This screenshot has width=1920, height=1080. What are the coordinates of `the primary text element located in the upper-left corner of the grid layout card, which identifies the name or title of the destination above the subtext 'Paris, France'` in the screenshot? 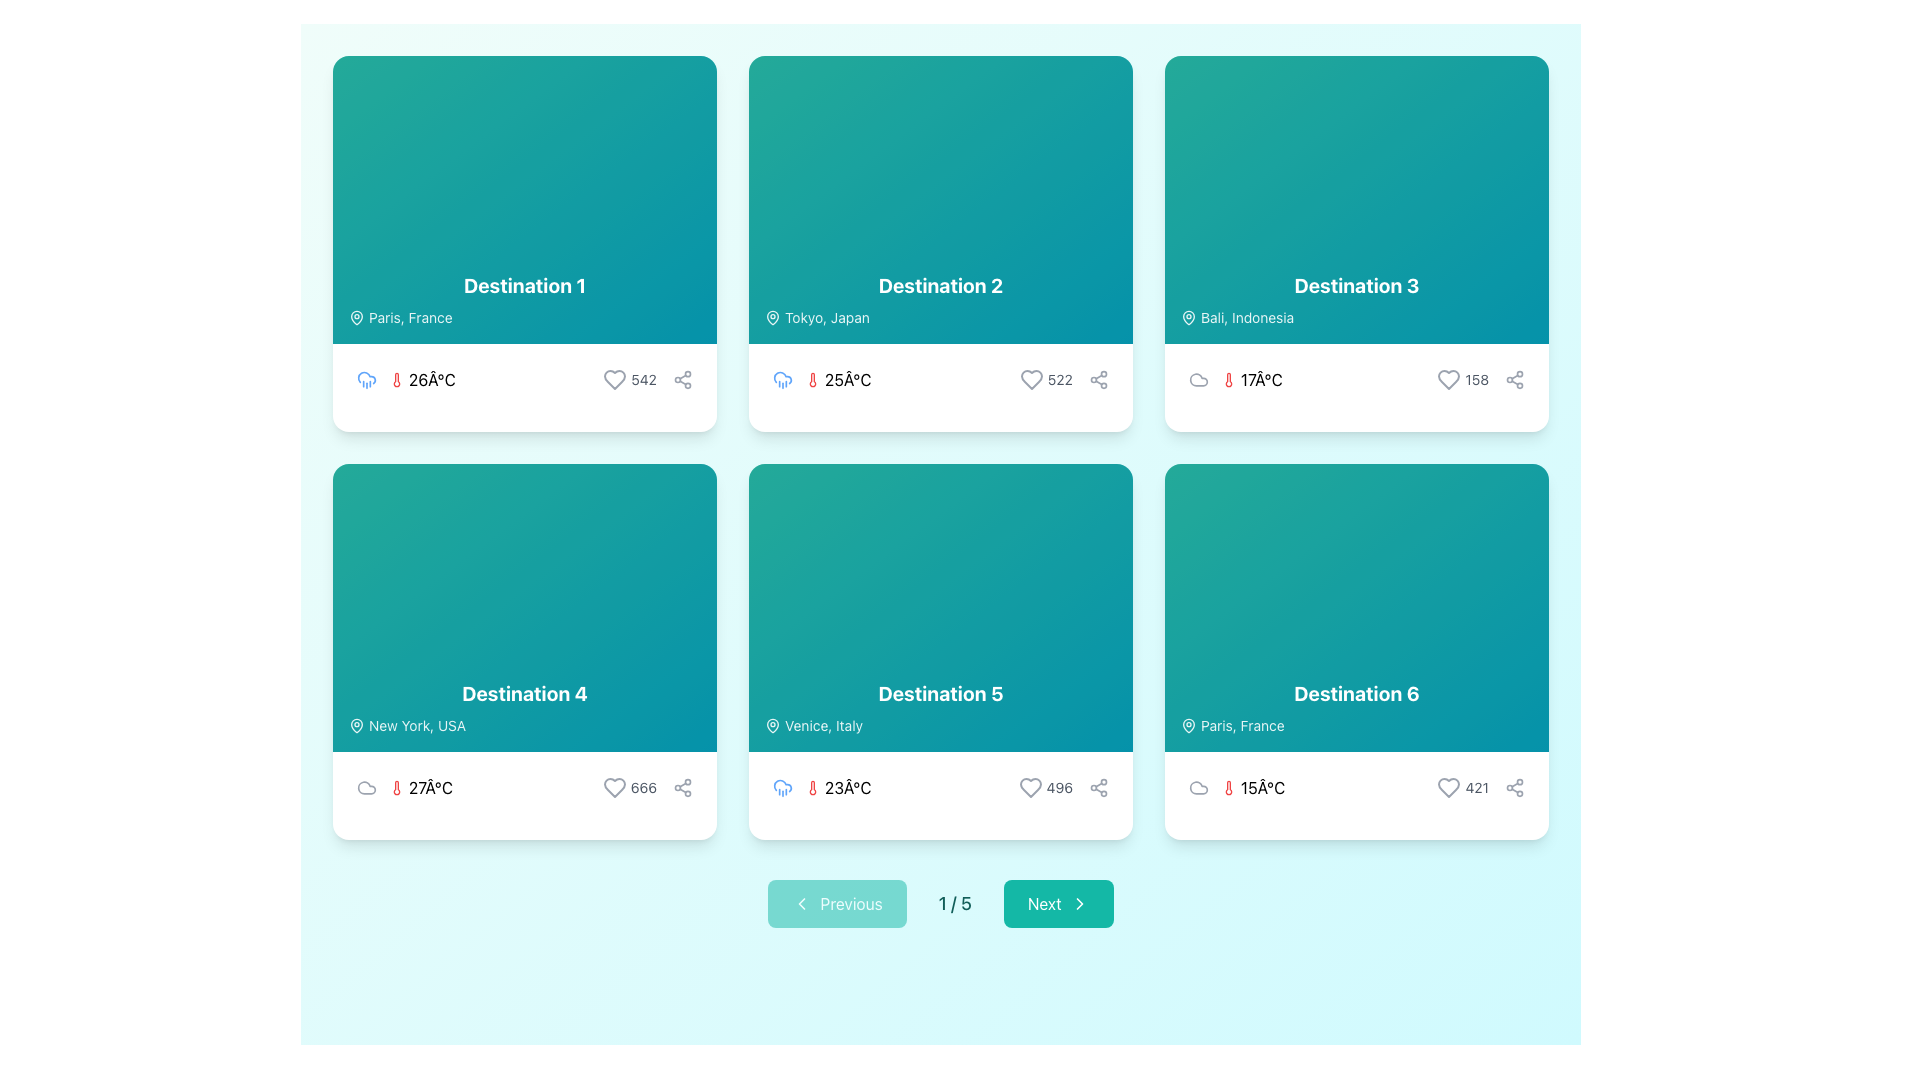 It's located at (524, 285).